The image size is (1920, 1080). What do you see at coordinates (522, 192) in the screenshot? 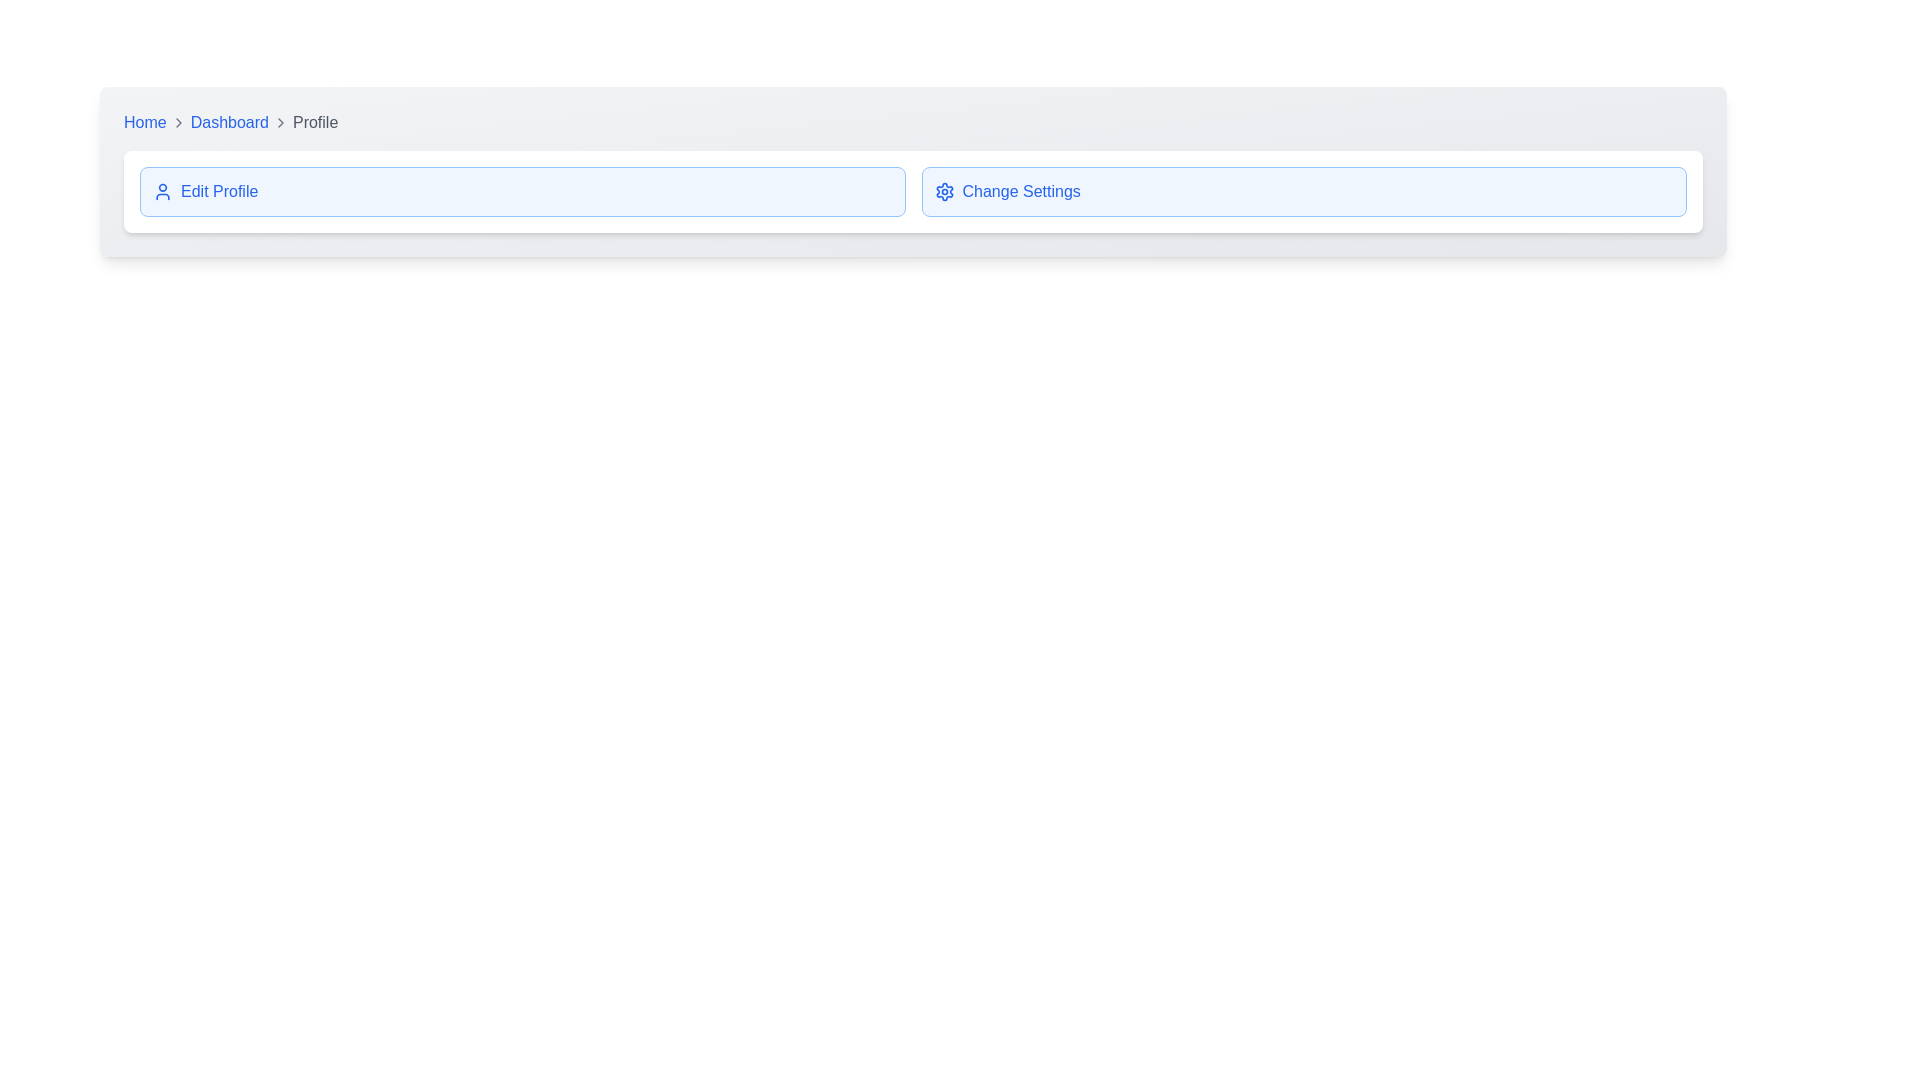
I see `the 'Edit Profile' button located in the top left section of the page` at bounding box center [522, 192].